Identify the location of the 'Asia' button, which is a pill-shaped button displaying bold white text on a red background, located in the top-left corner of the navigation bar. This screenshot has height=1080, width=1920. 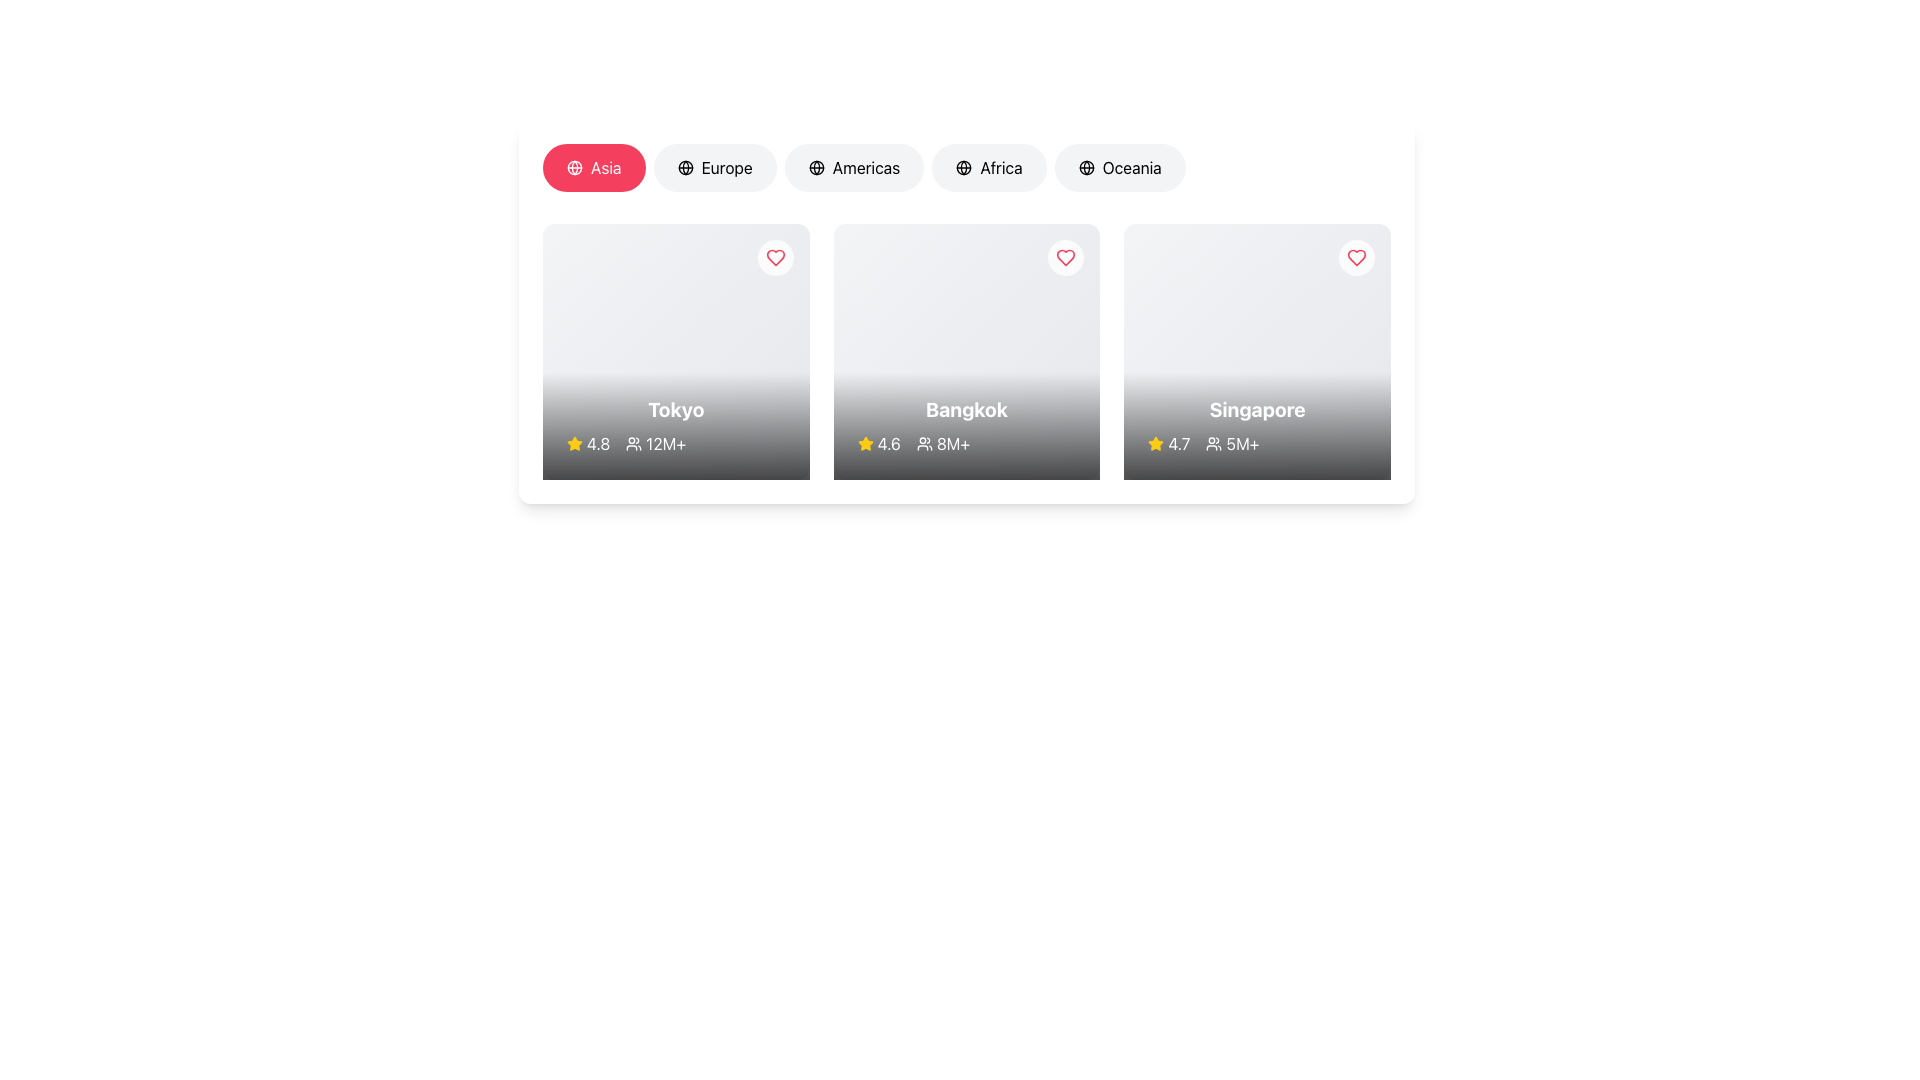
(605, 167).